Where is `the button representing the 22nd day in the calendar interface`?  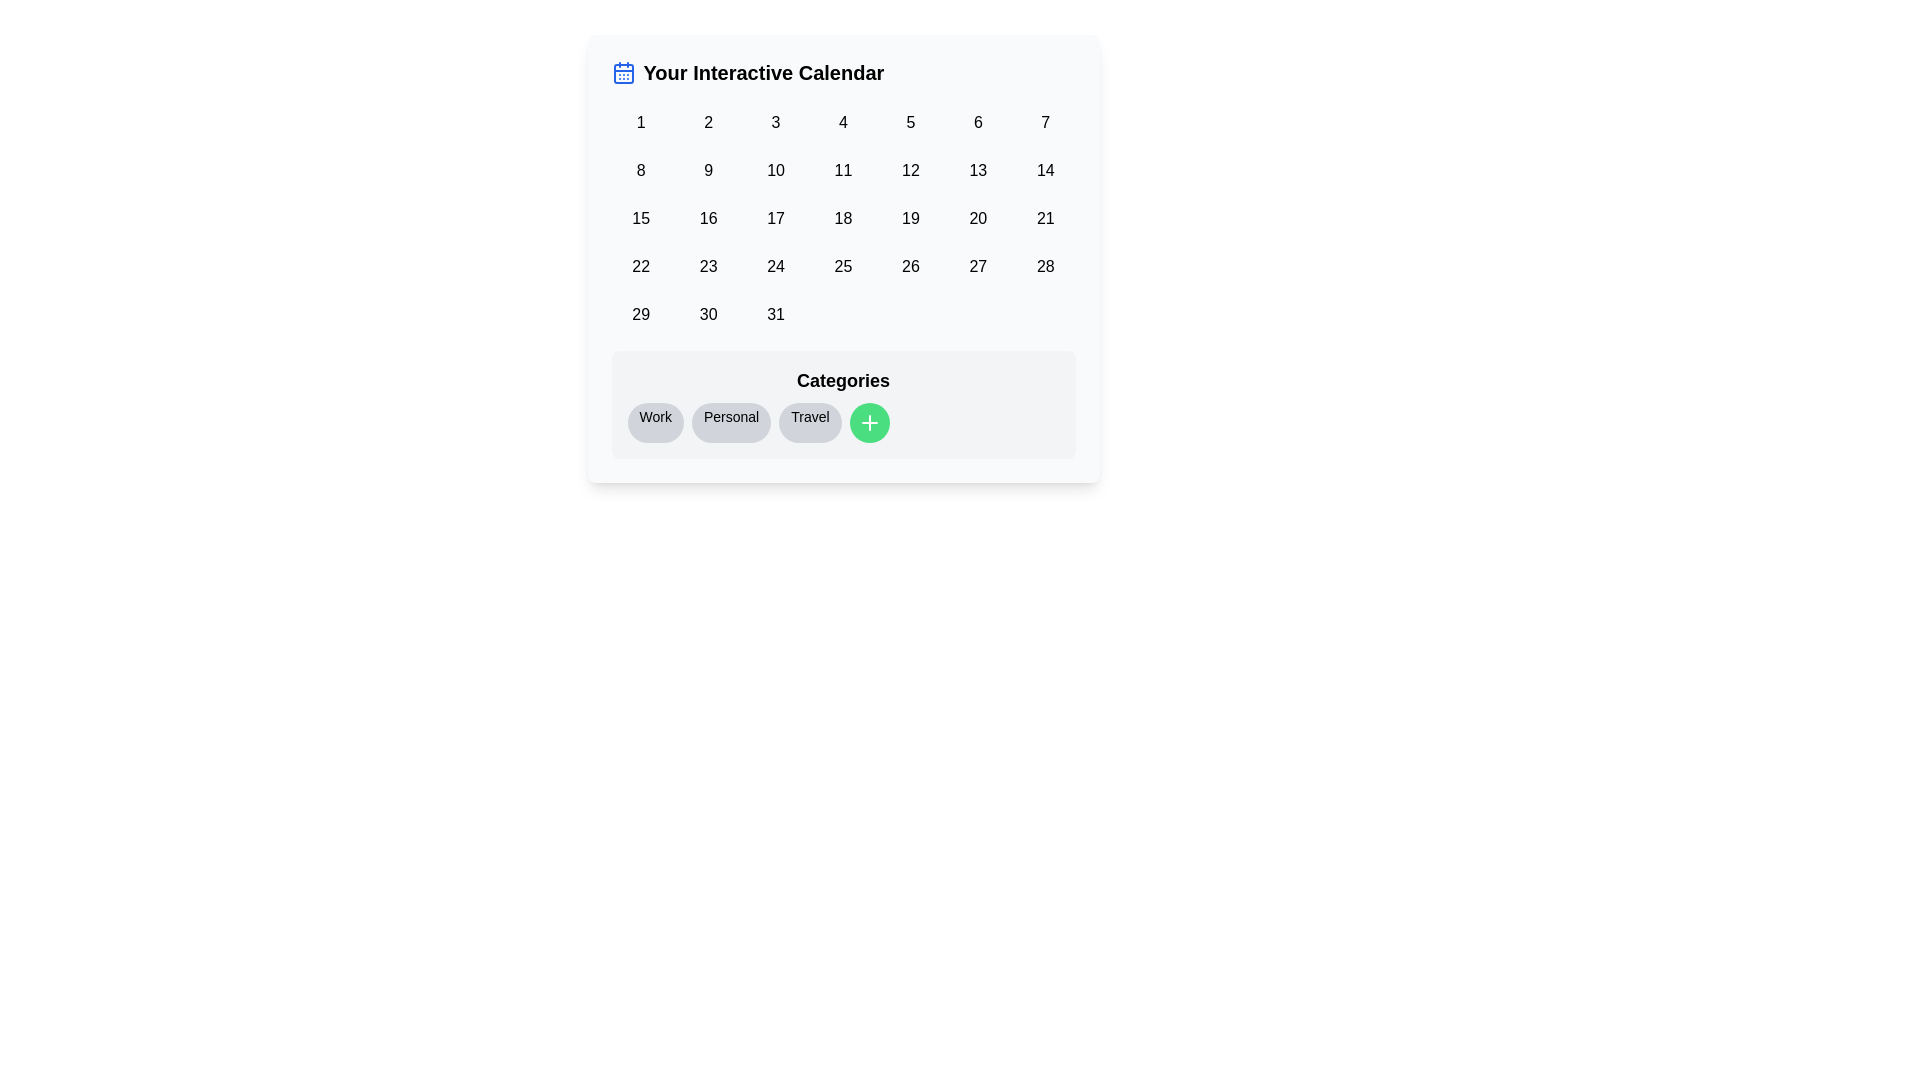
the button representing the 22nd day in the calendar interface is located at coordinates (641, 265).